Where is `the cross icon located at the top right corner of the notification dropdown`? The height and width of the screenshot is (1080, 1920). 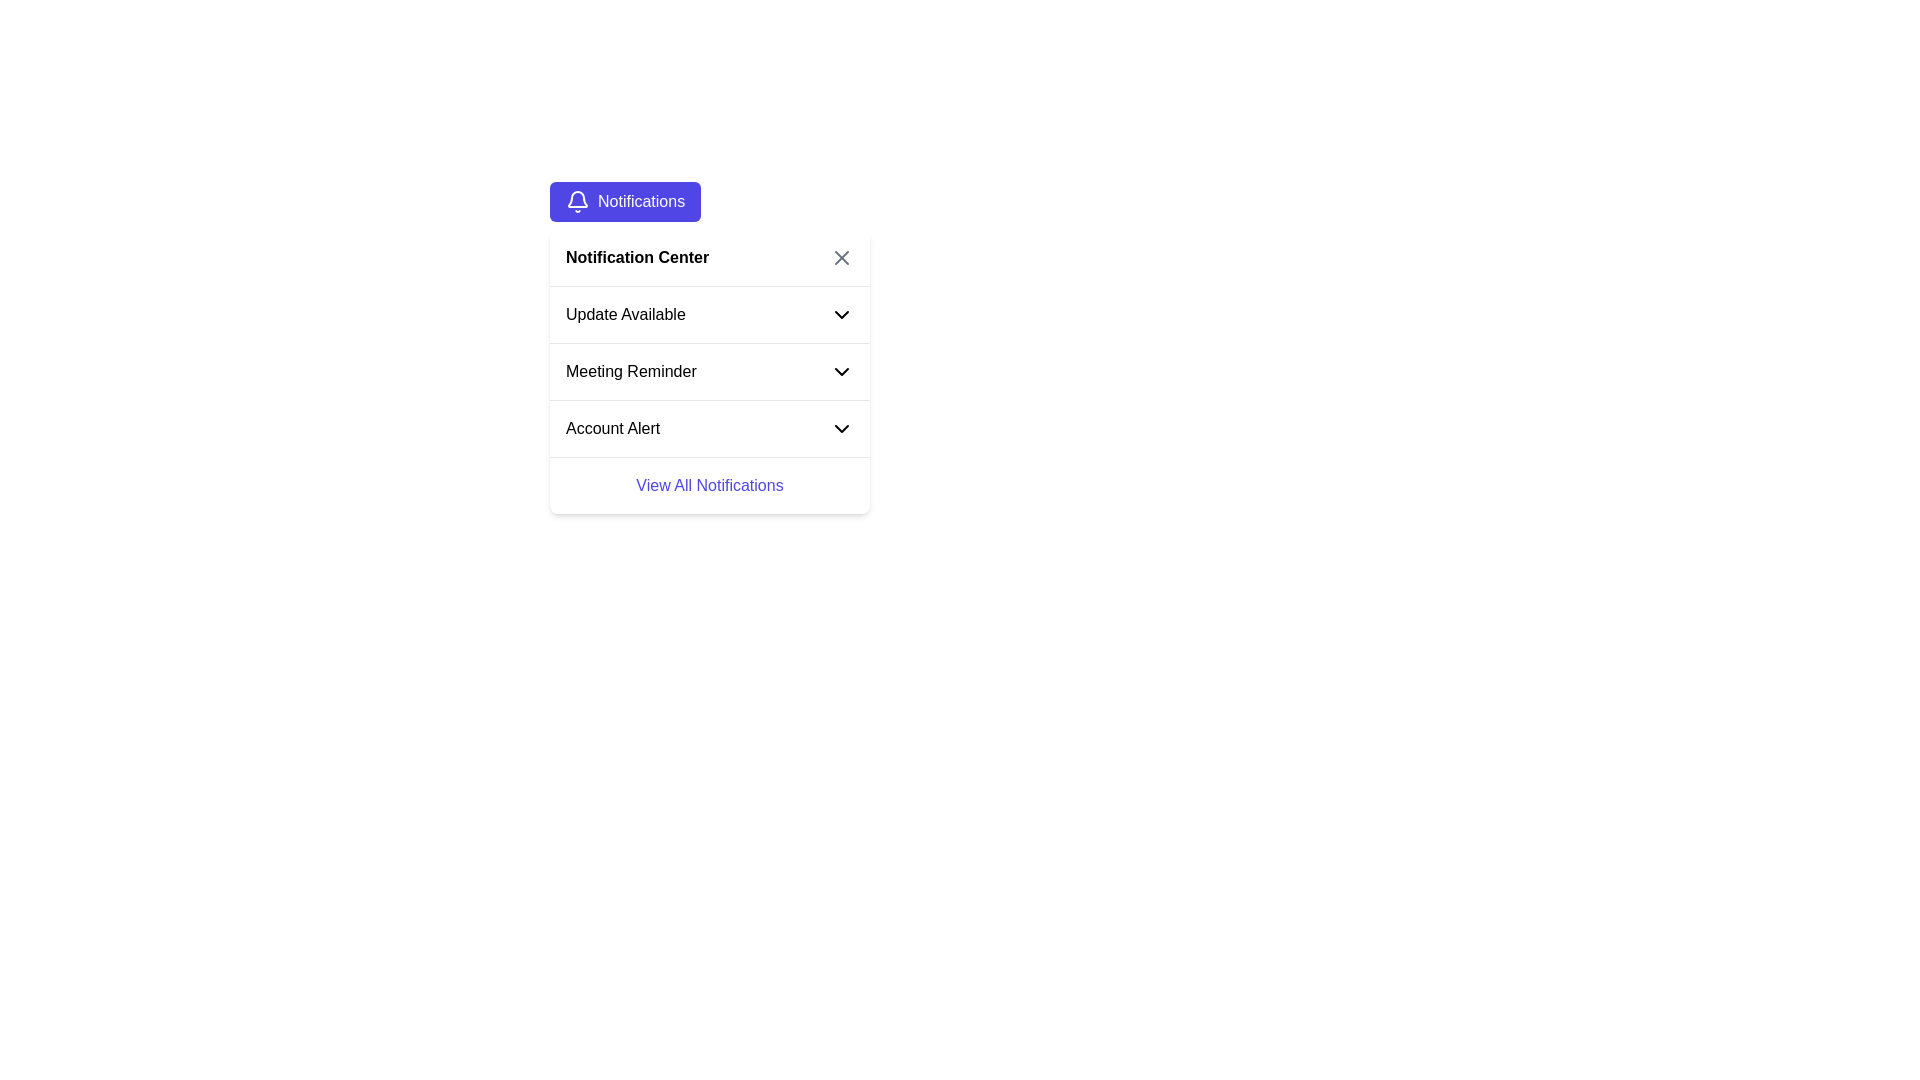 the cross icon located at the top right corner of the notification dropdown is located at coordinates (841, 257).